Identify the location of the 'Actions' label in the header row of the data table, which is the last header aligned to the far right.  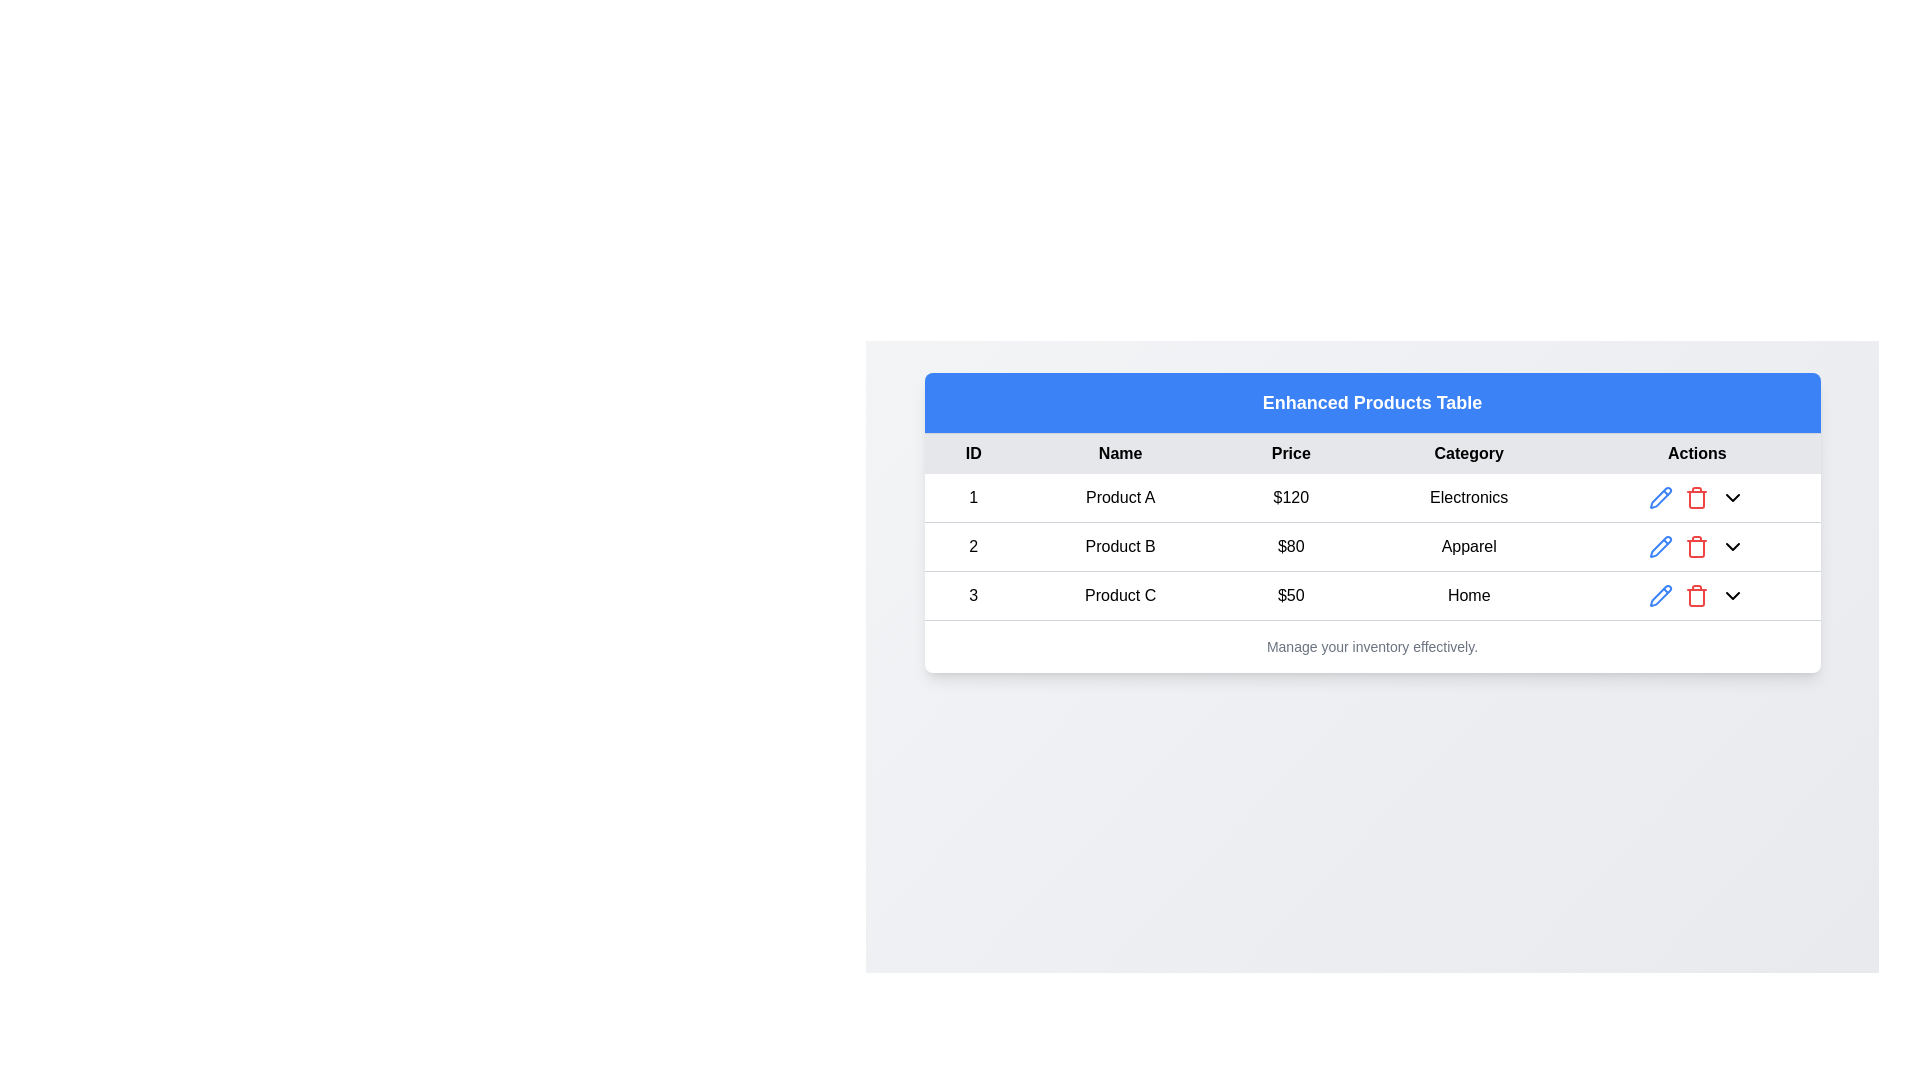
(1696, 453).